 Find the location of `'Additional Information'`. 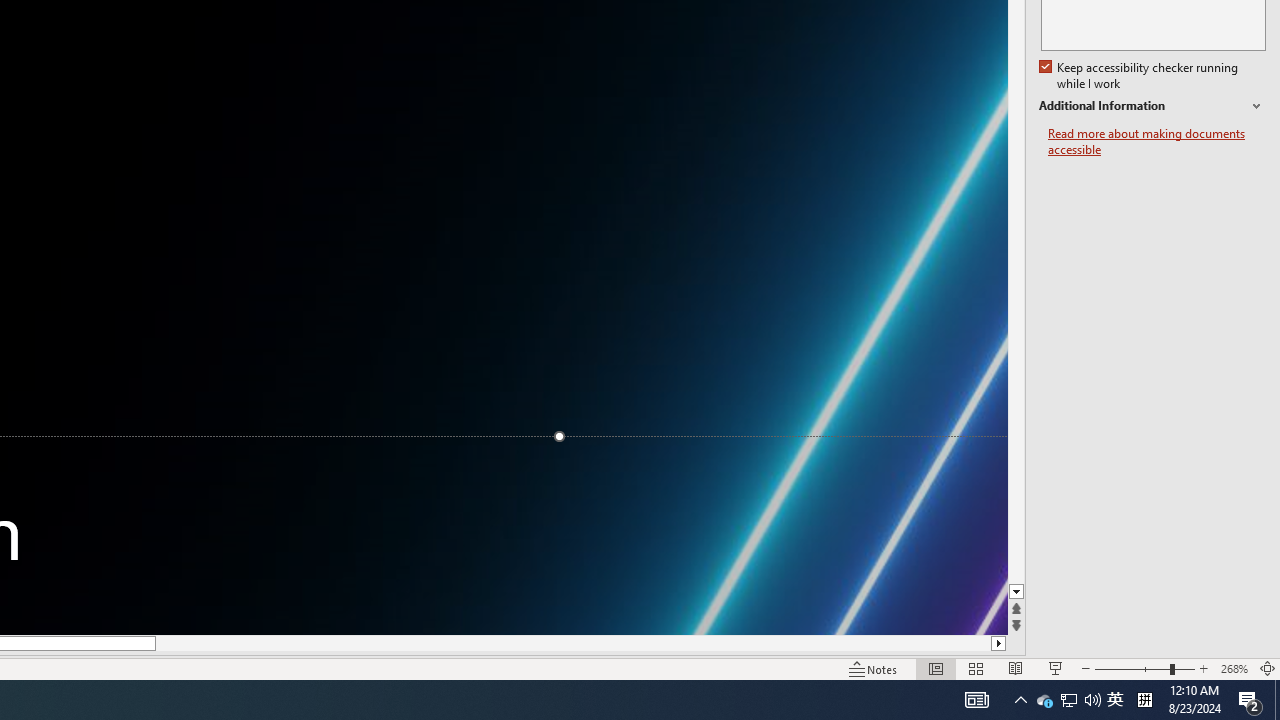

'Additional Information' is located at coordinates (1152, 106).